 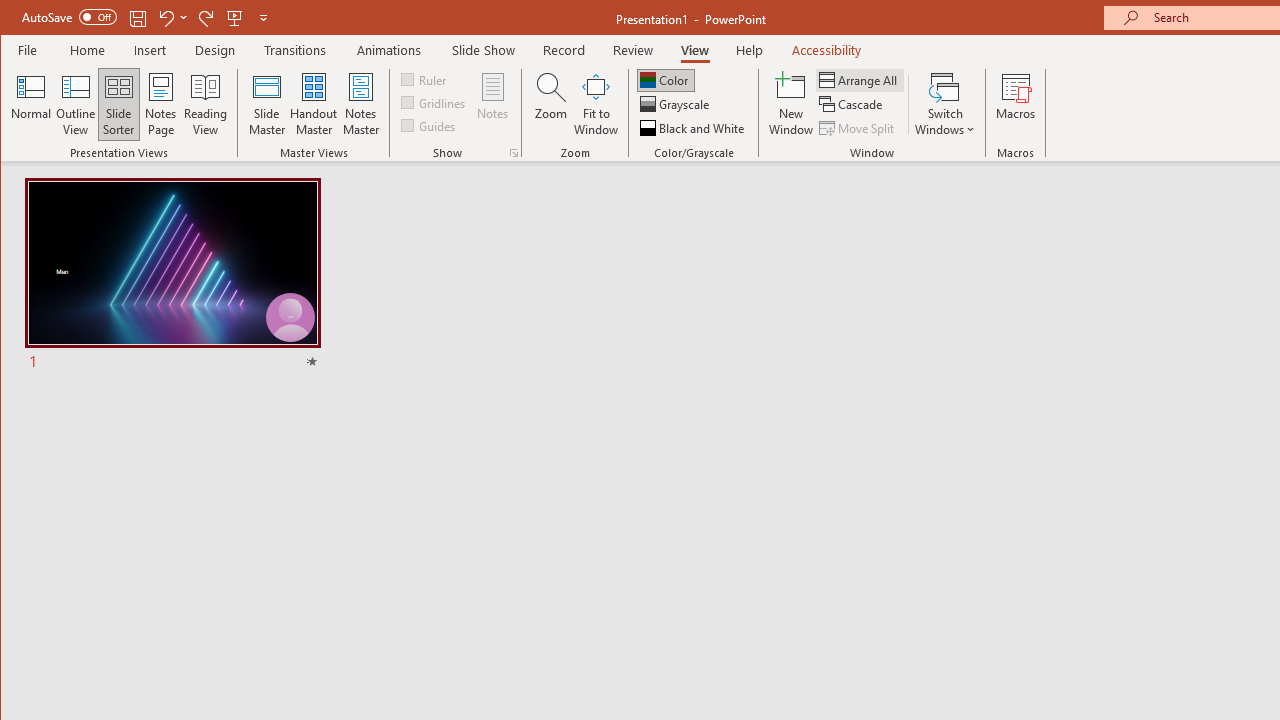 I want to click on 'Move Split', so click(x=858, y=128).